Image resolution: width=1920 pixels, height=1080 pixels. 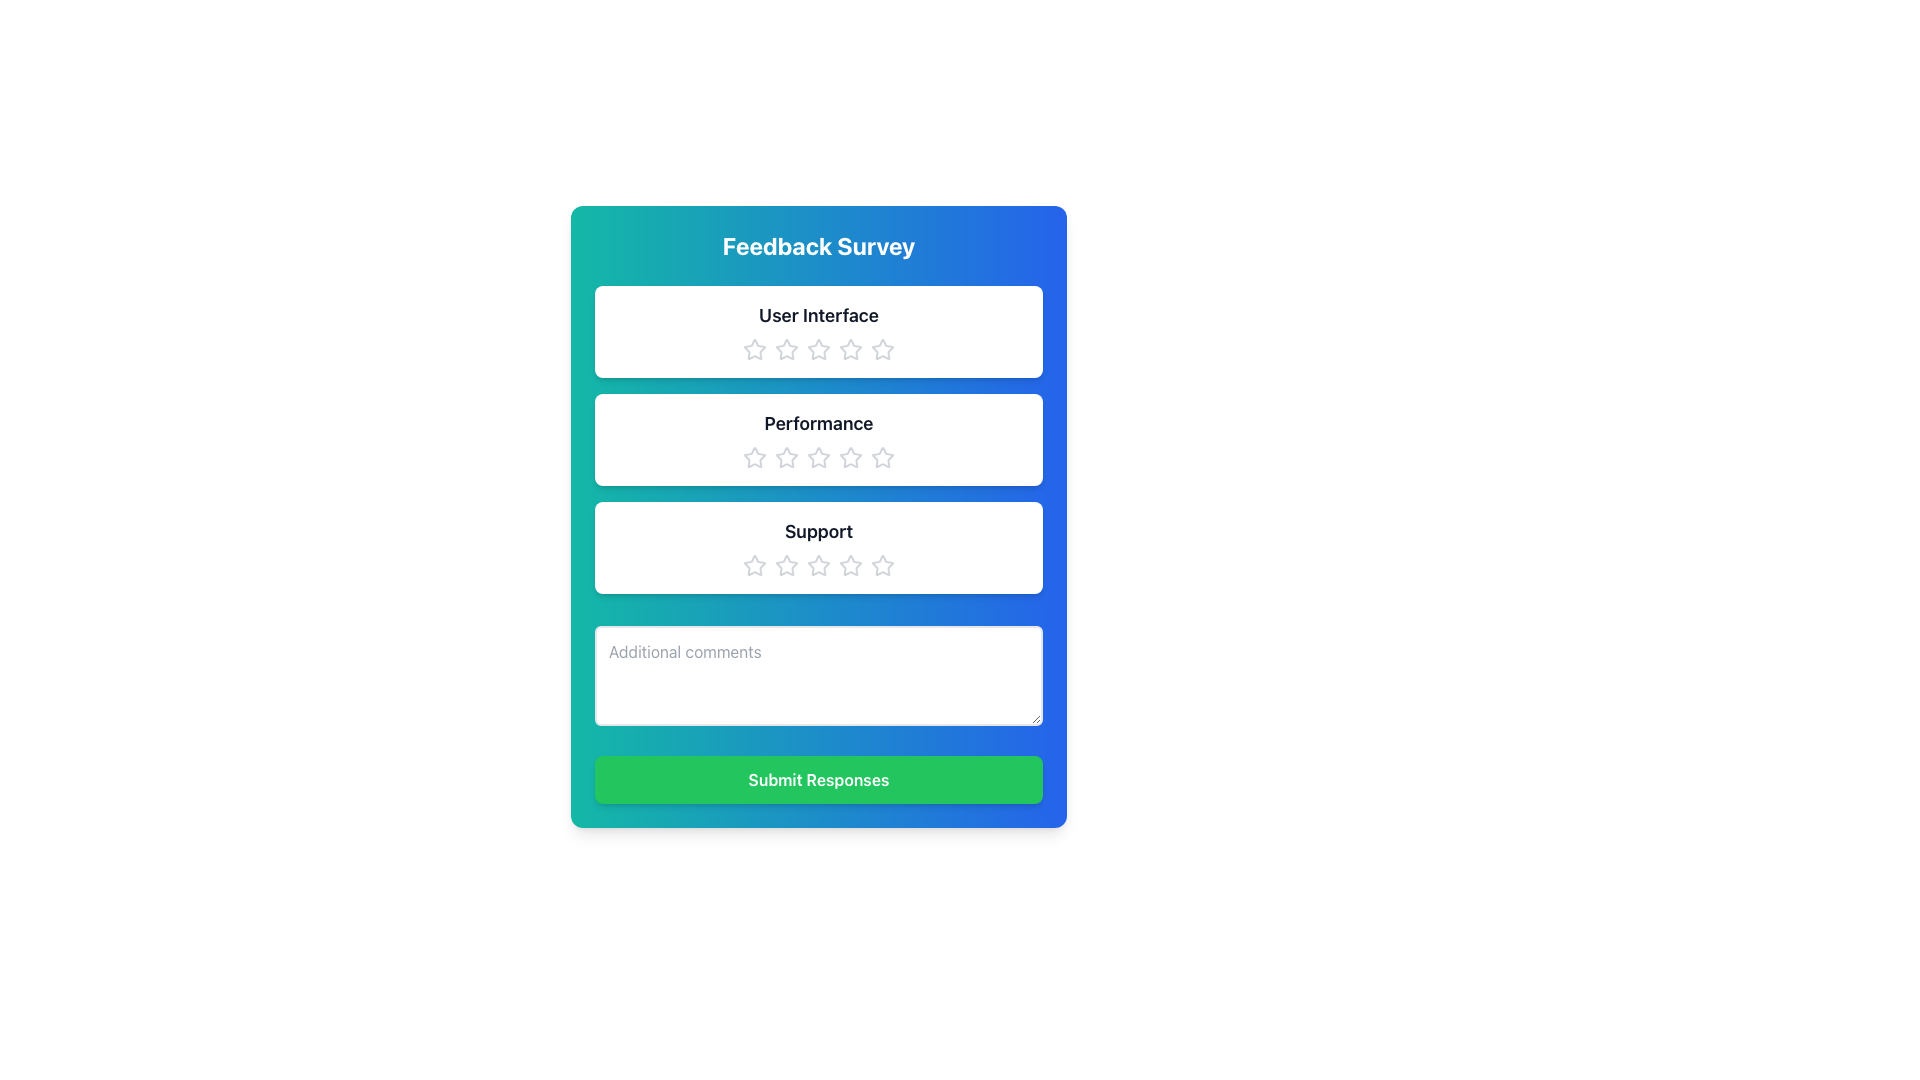 What do you see at coordinates (850, 565) in the screenshot?
I see `the second star icon in the rating section for 'Support' which has a hollow outline and is designed for visual feedback` at bounding box center [850, 565].